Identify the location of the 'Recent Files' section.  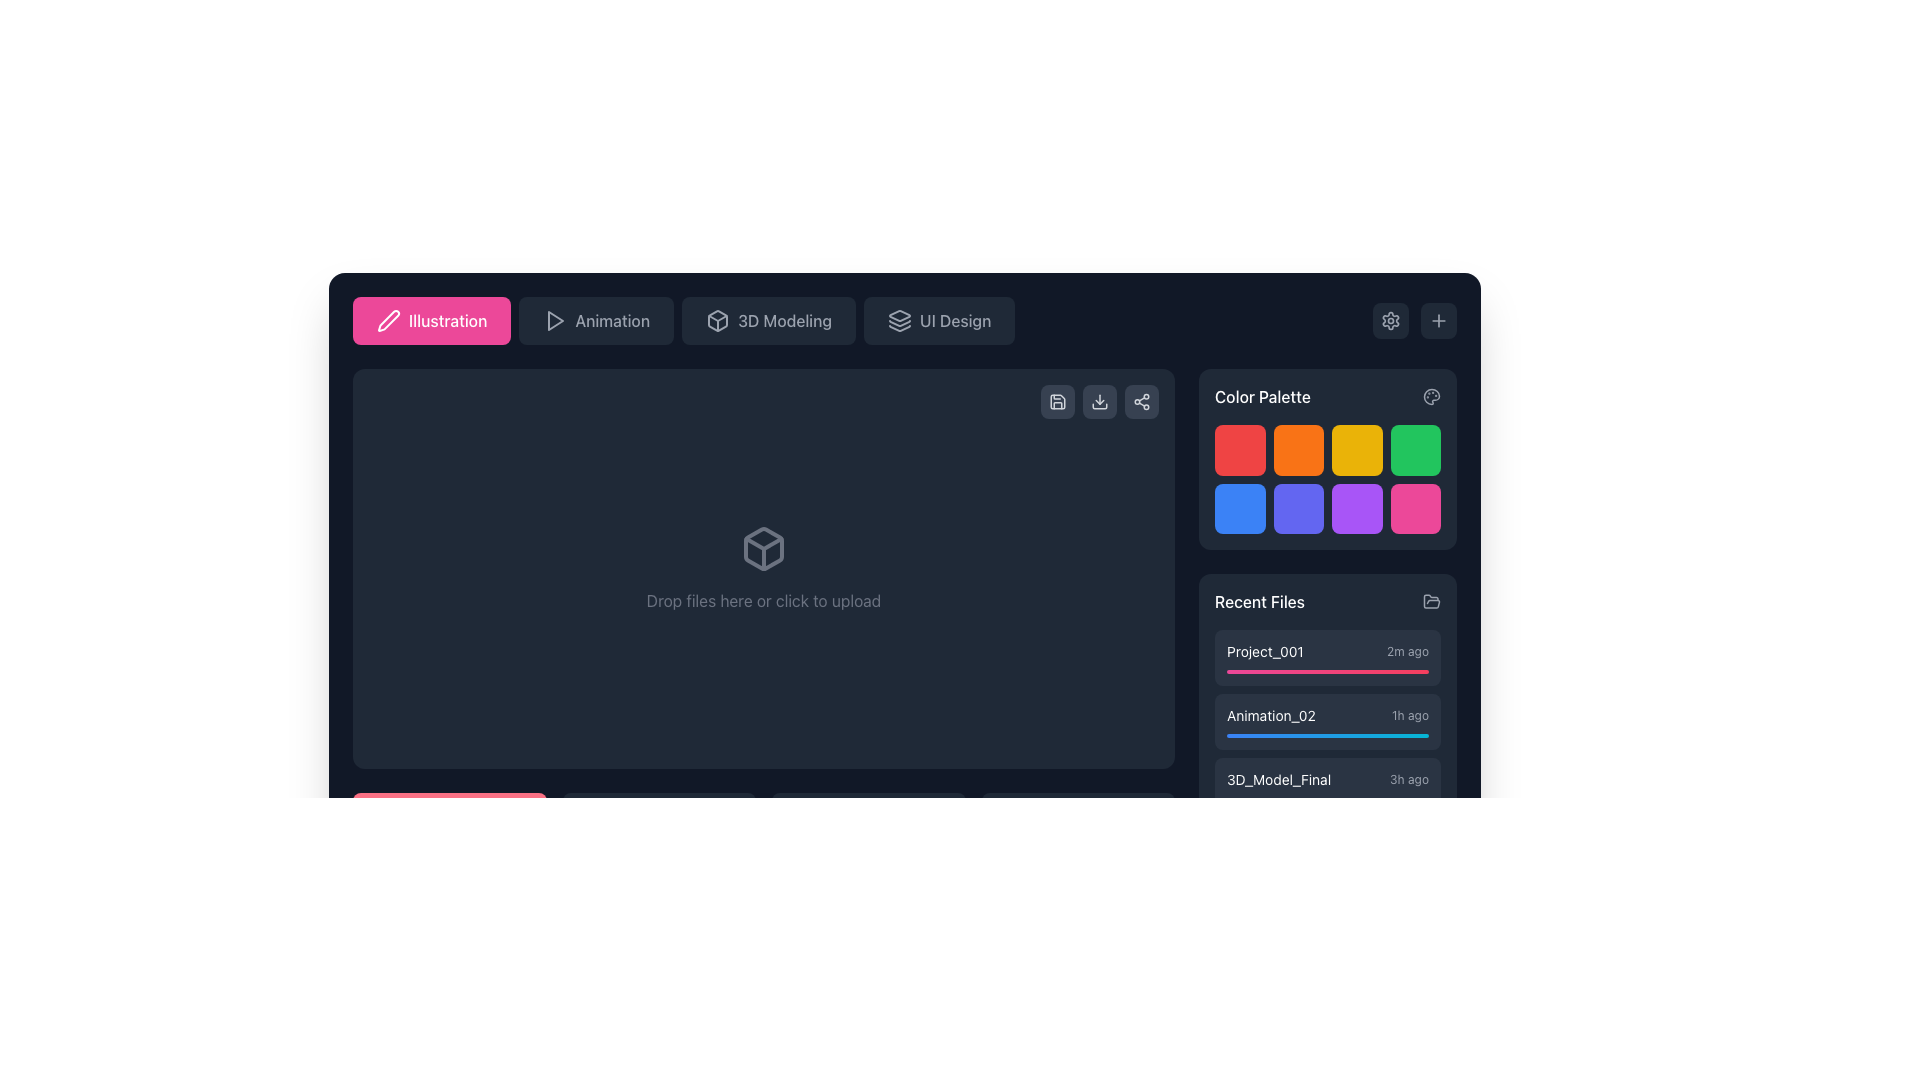
(1328, 627).